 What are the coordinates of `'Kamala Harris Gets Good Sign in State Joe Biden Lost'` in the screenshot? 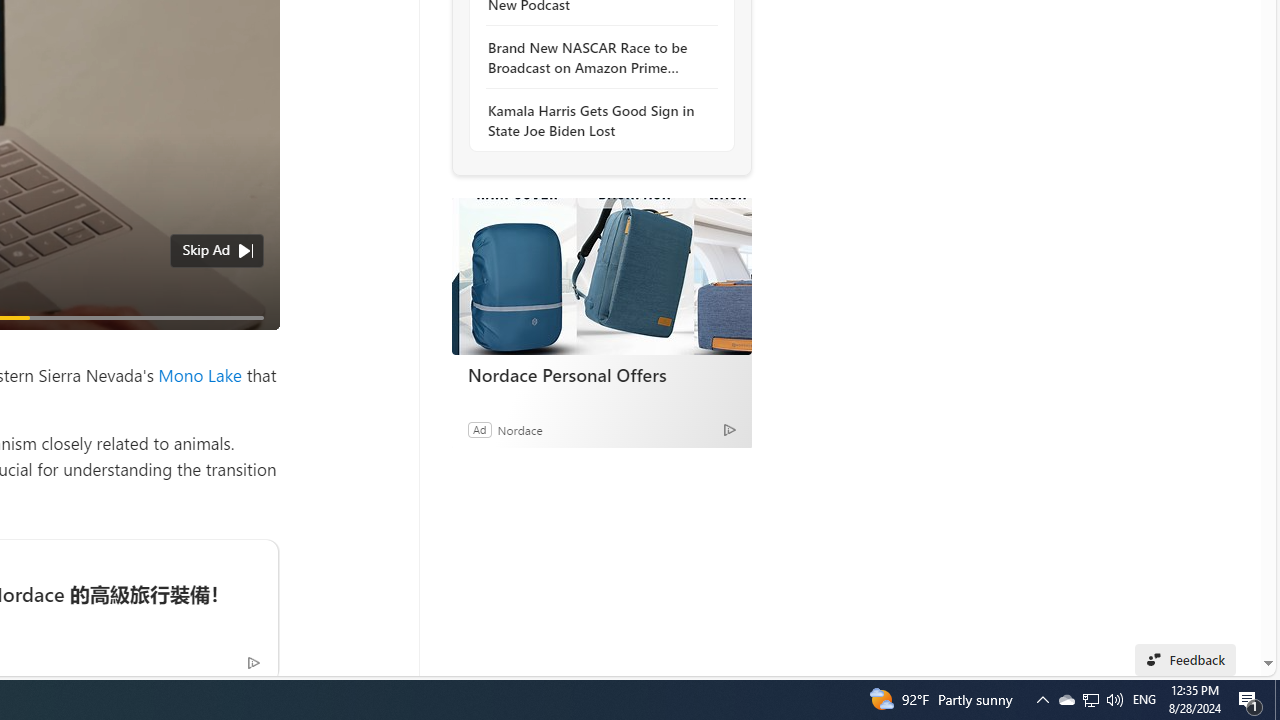 It's located at (595, 120).